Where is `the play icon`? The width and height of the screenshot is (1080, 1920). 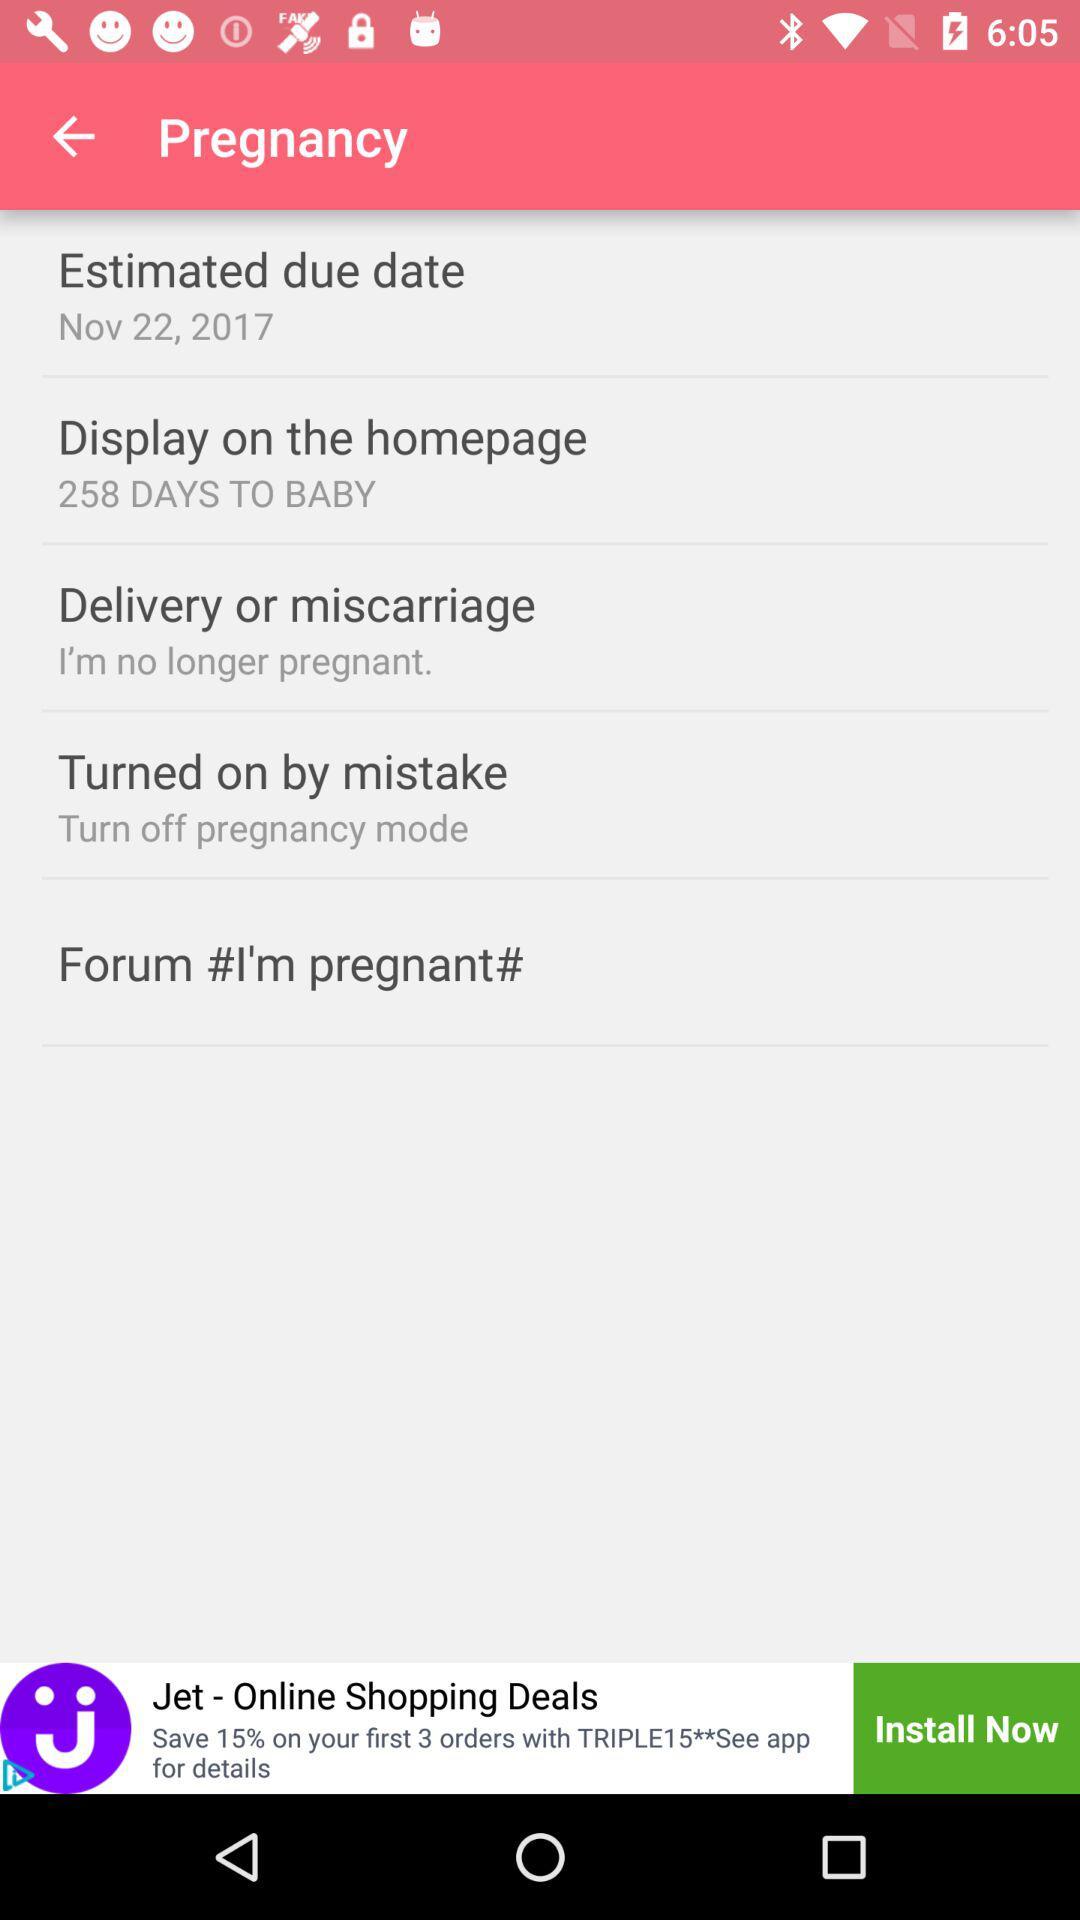 the play icon is located at coordinates (18, 1775).